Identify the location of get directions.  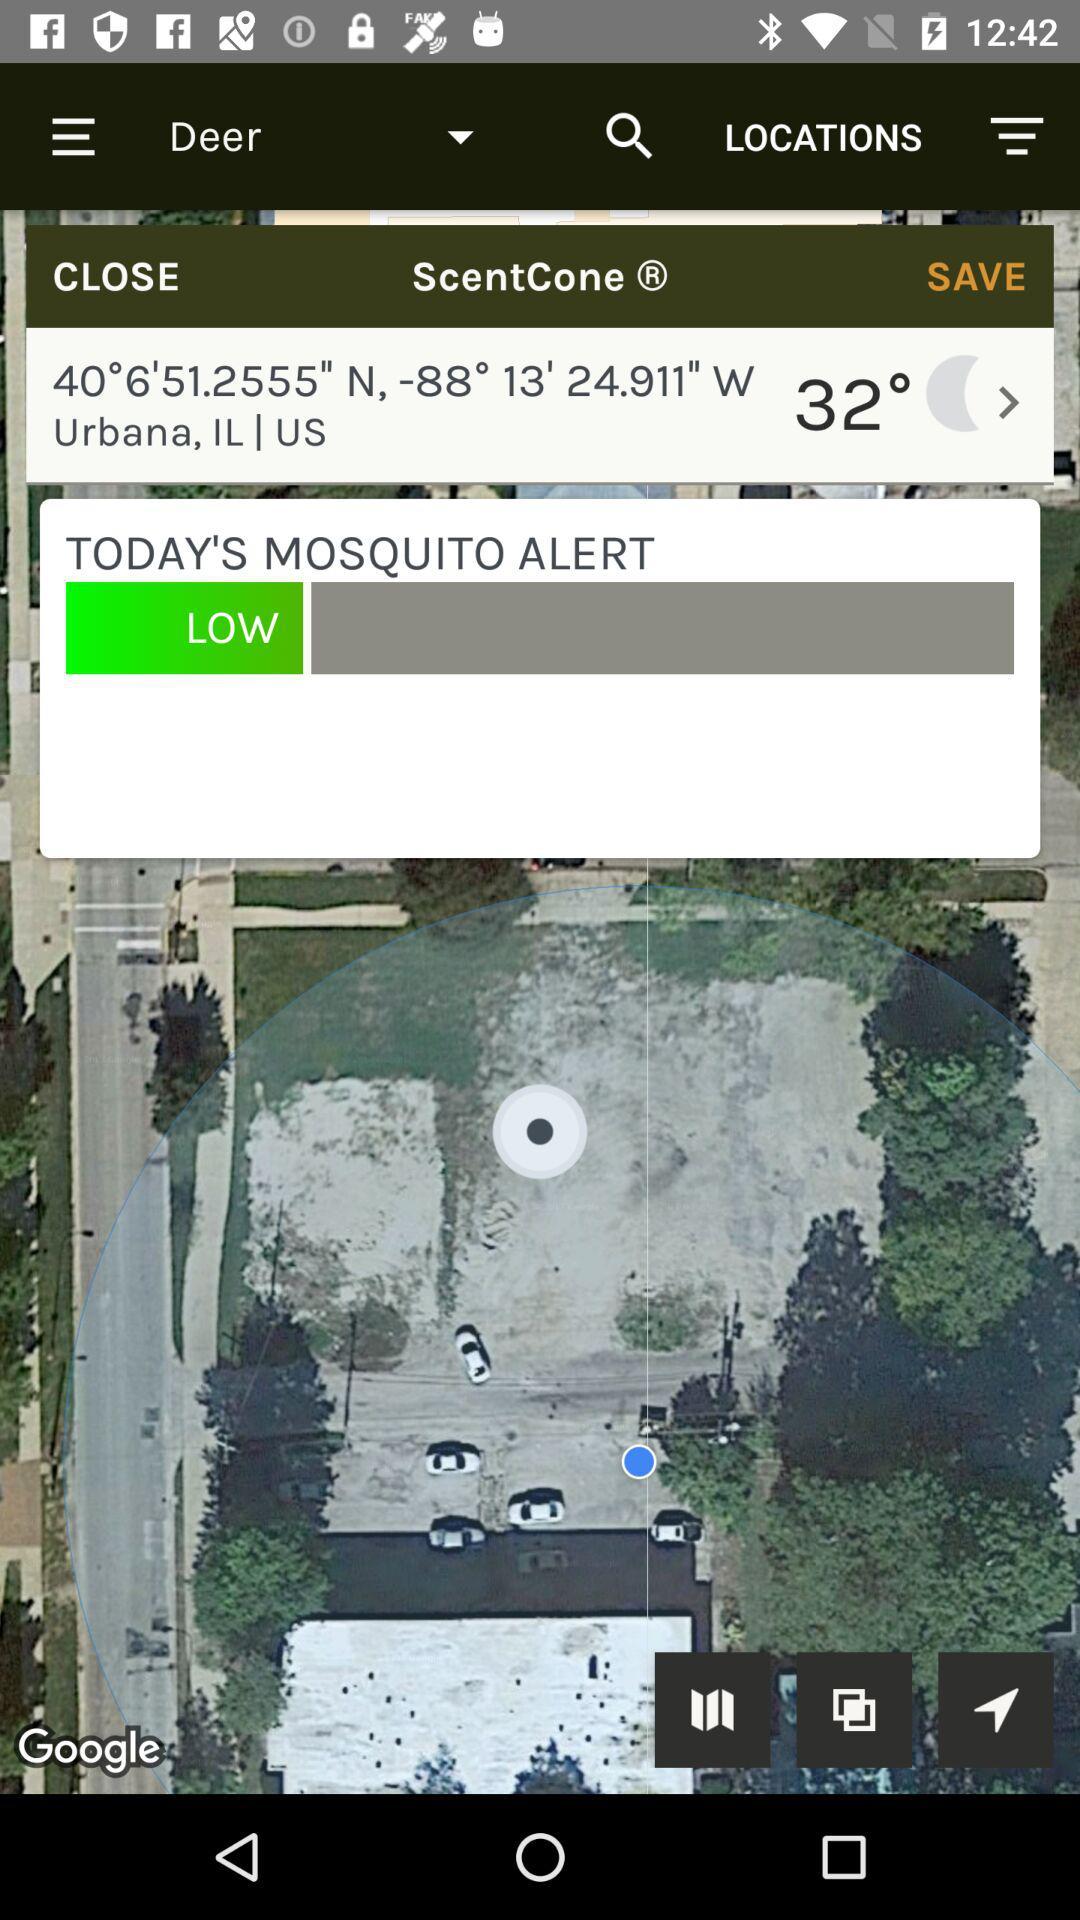
(995, 1708).